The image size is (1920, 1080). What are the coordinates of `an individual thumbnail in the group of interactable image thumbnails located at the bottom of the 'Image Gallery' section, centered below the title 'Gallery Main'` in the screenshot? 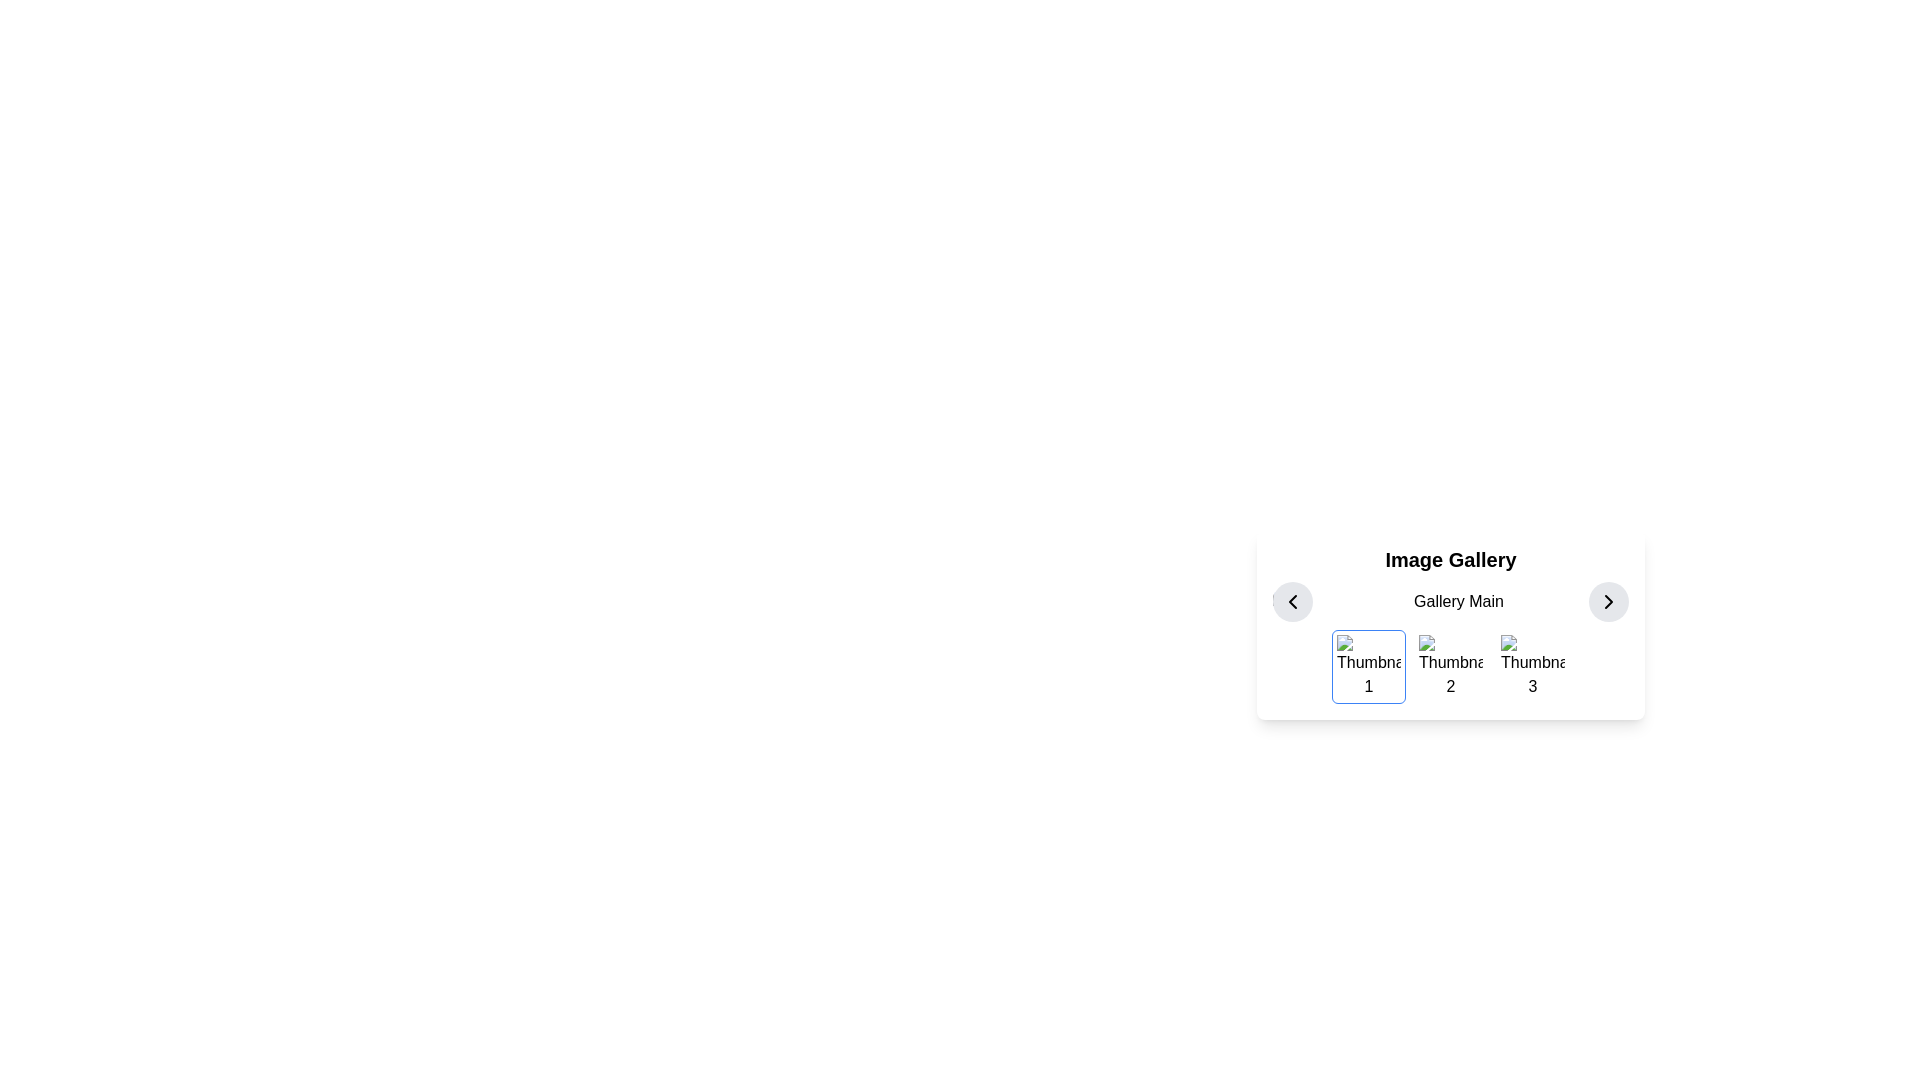 It's located at (1450, 667).